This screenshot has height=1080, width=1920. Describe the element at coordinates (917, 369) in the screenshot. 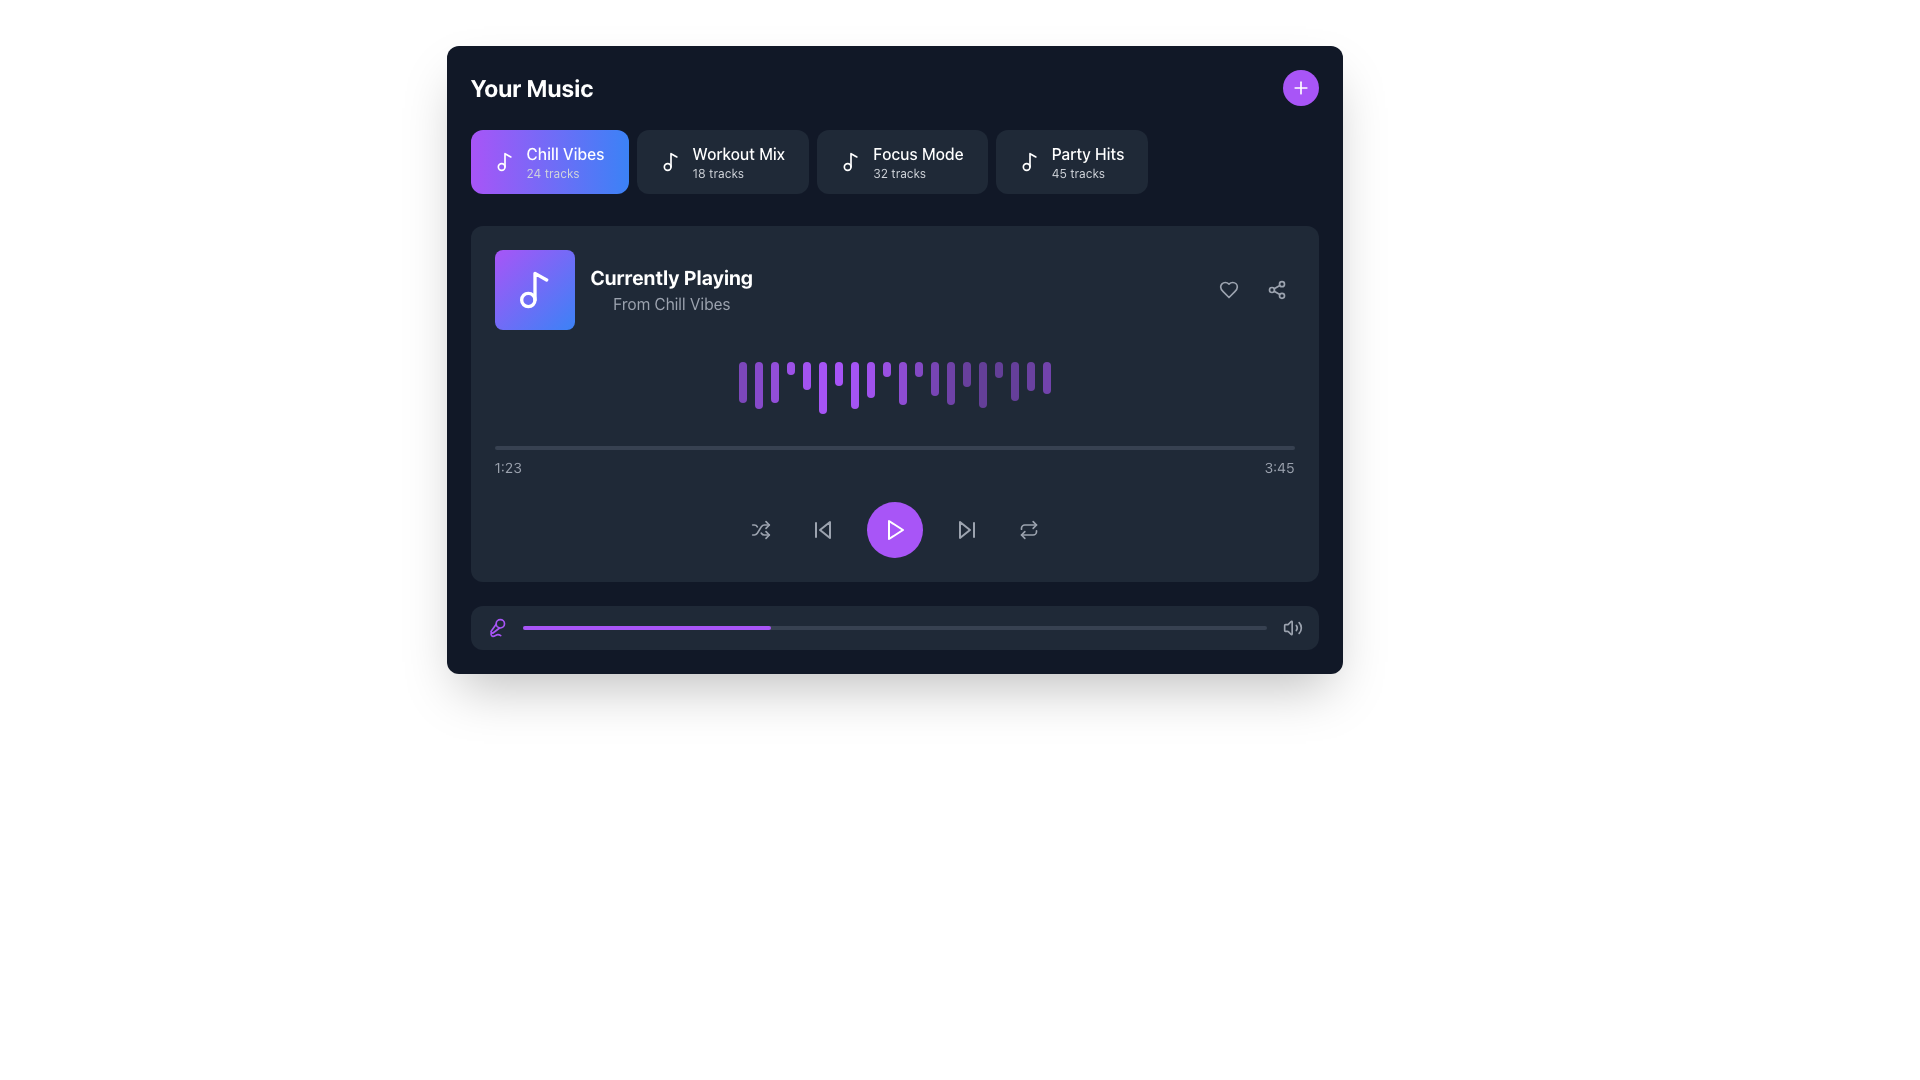

I see `the 12th visual bar in the waveform representation of the music player interface, which displays sound patterns of the currently playing audio` at that location.